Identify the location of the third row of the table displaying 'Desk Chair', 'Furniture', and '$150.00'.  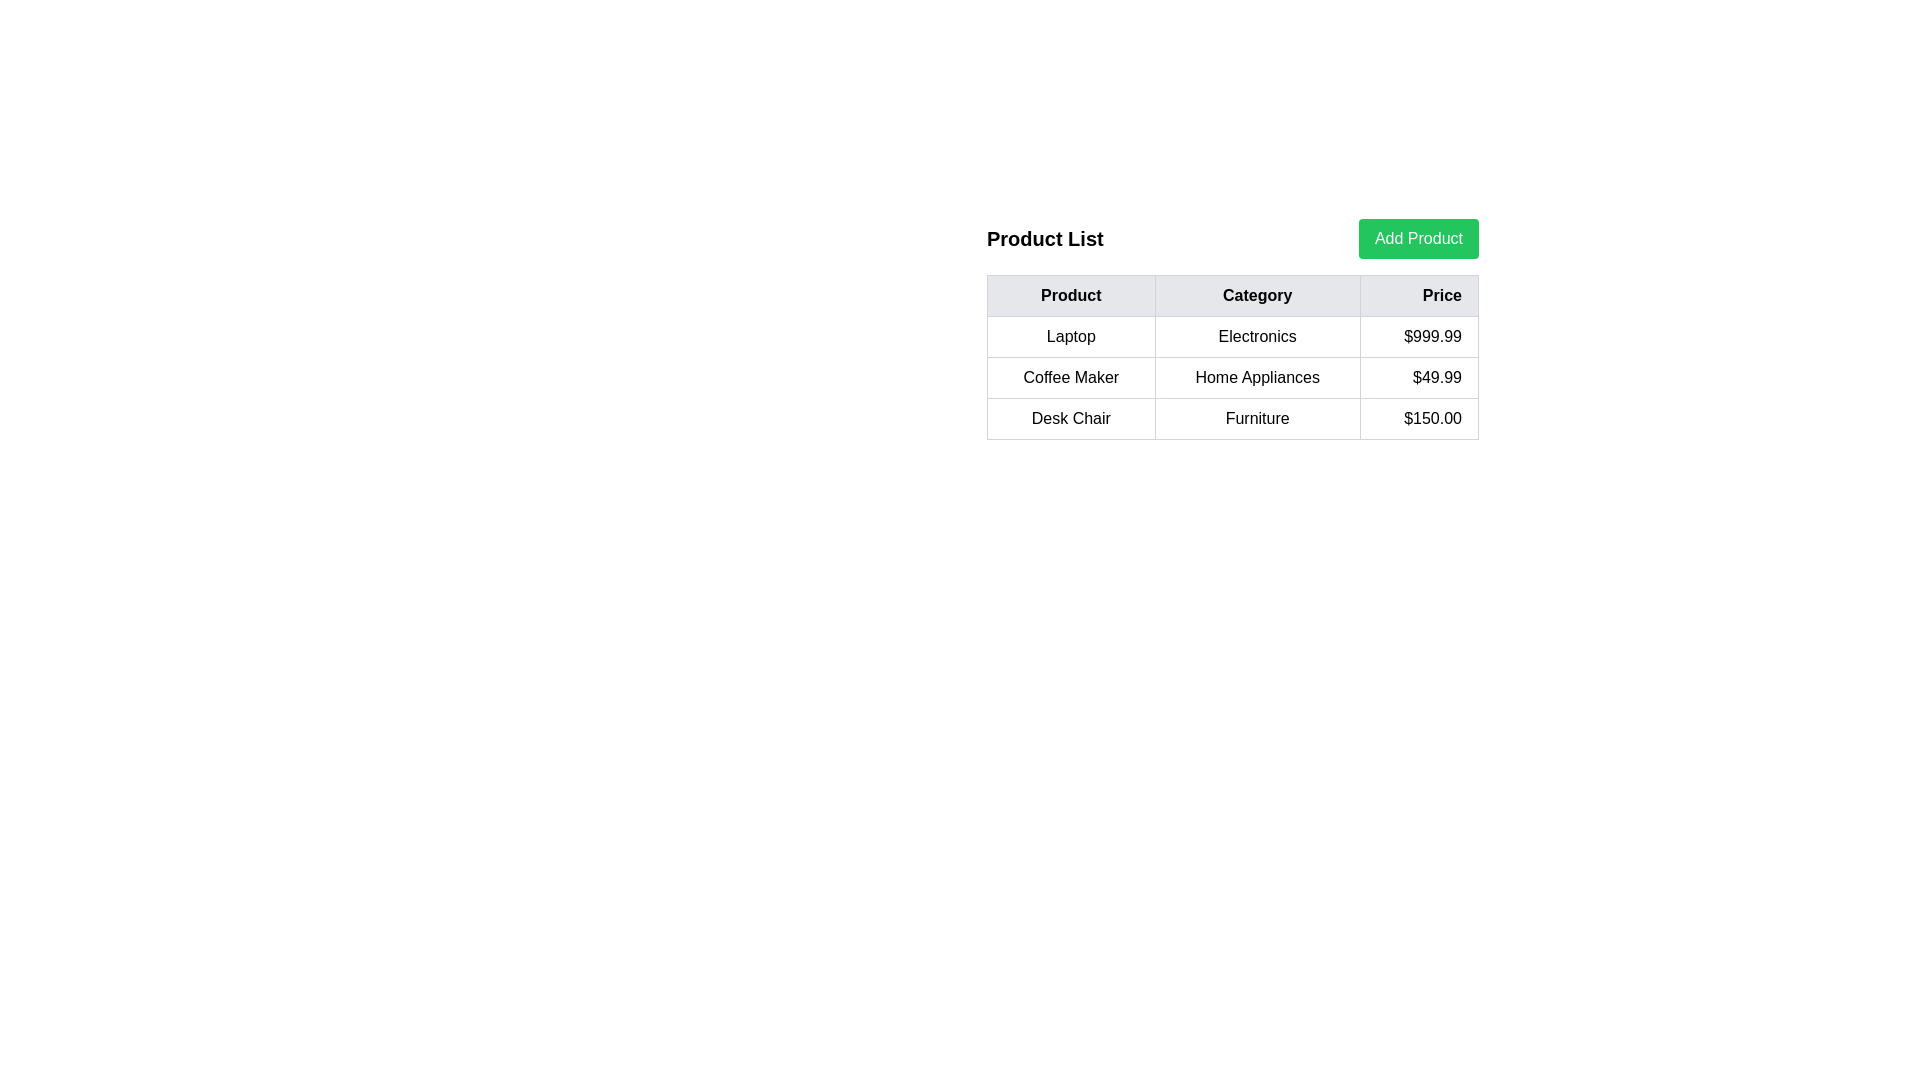
(1232, 418).